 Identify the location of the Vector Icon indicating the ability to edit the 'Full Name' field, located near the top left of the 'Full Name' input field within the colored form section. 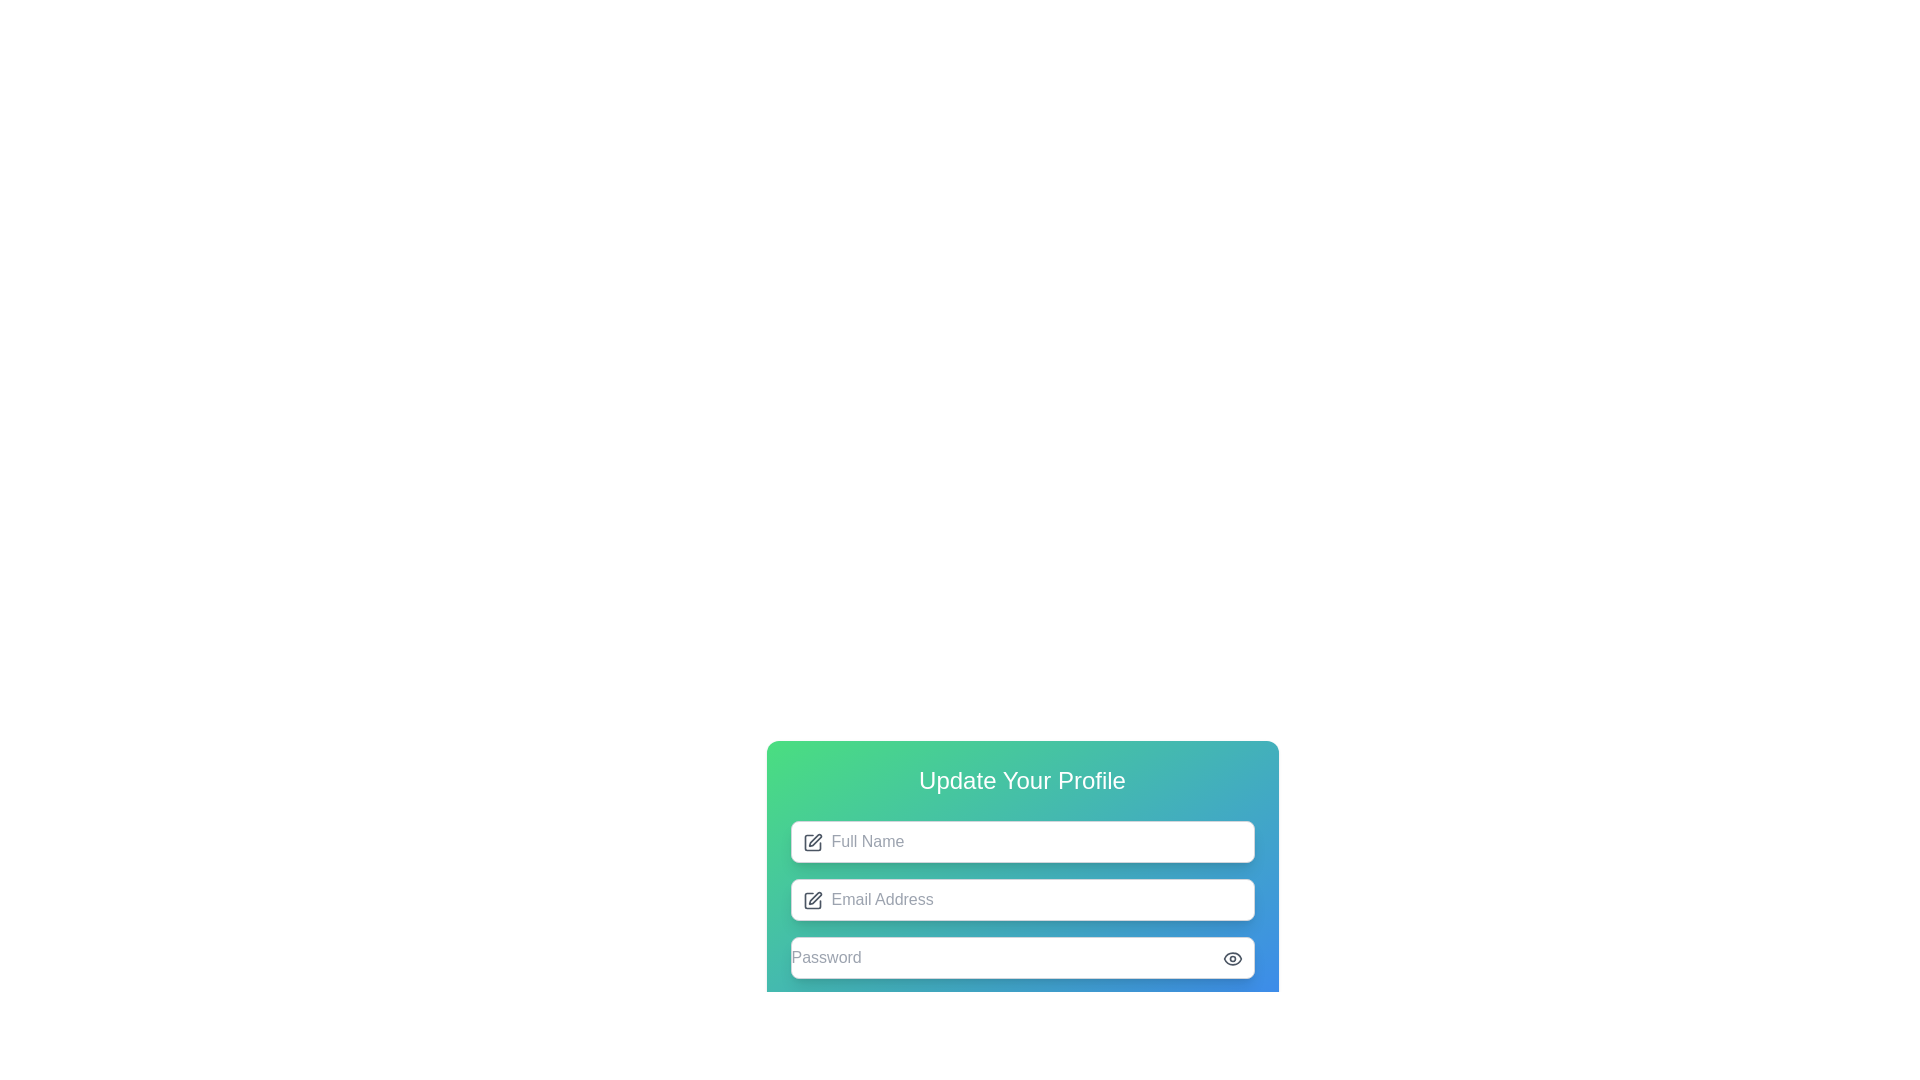
(815, 840).